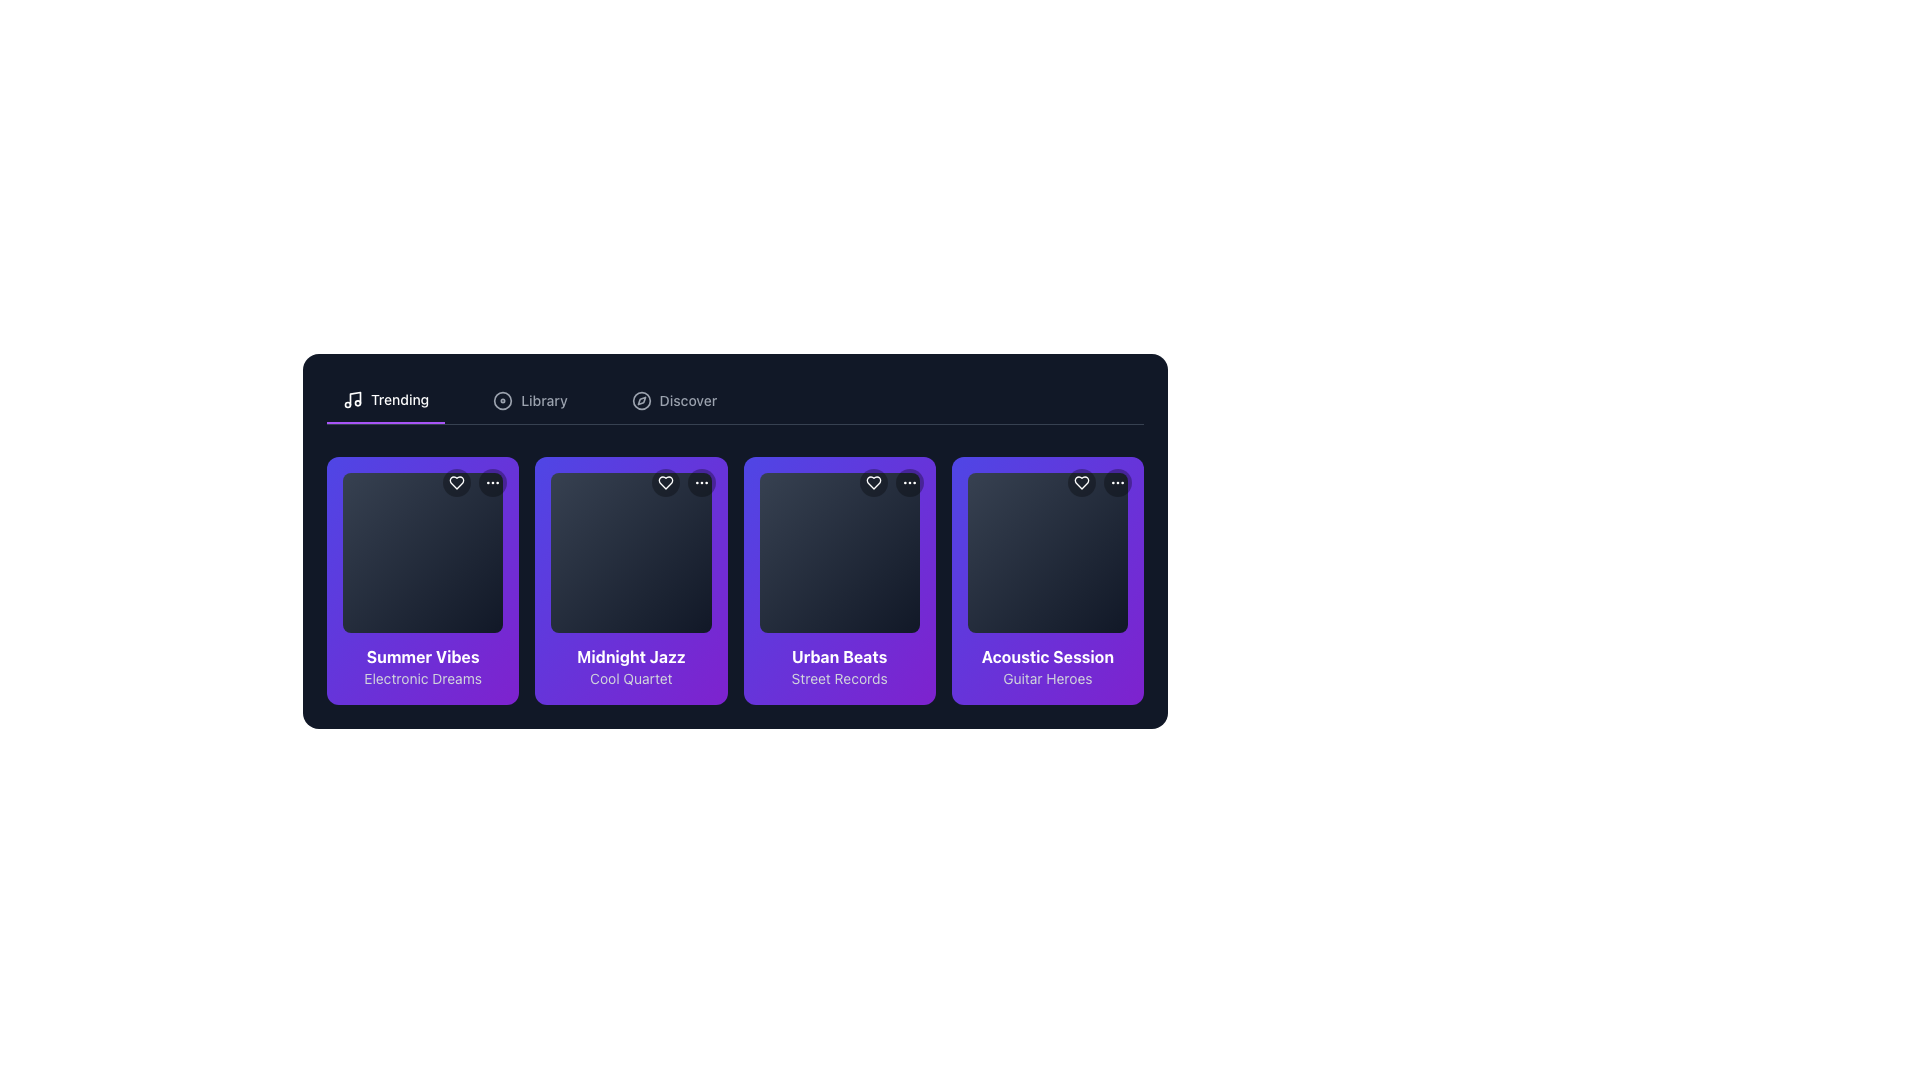  Describe the element at coordinates (422, 553) in the screenshot. I see `first square tile in the horizontal list under the 'Summer Vibes' title in the 'Trending' section` at that location.